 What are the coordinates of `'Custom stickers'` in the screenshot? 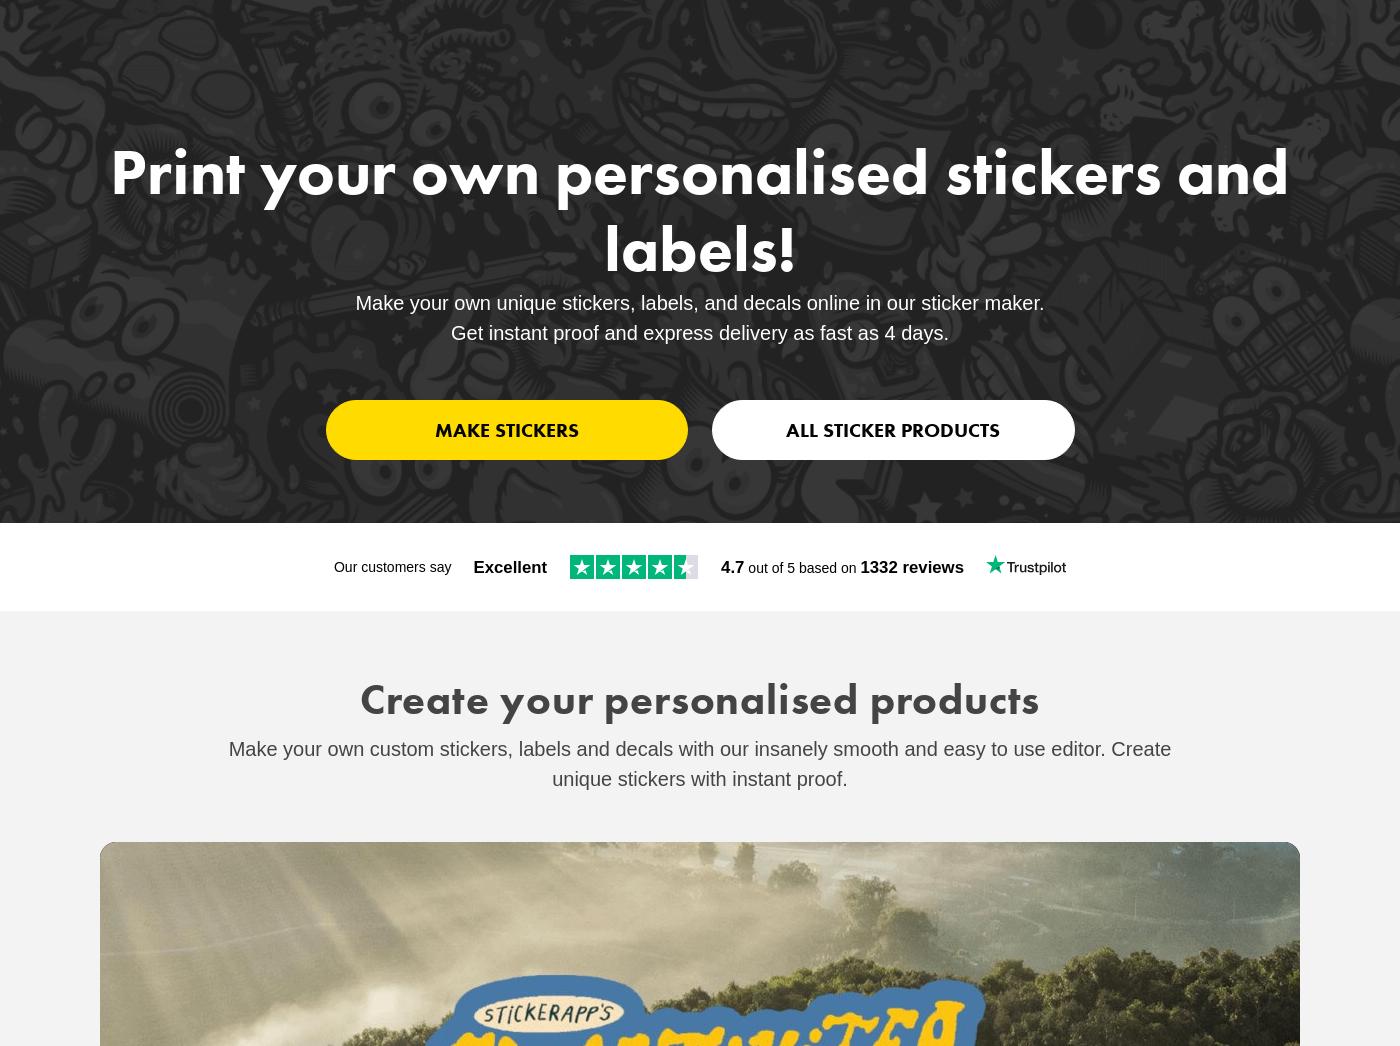 It's located at (141, 47).